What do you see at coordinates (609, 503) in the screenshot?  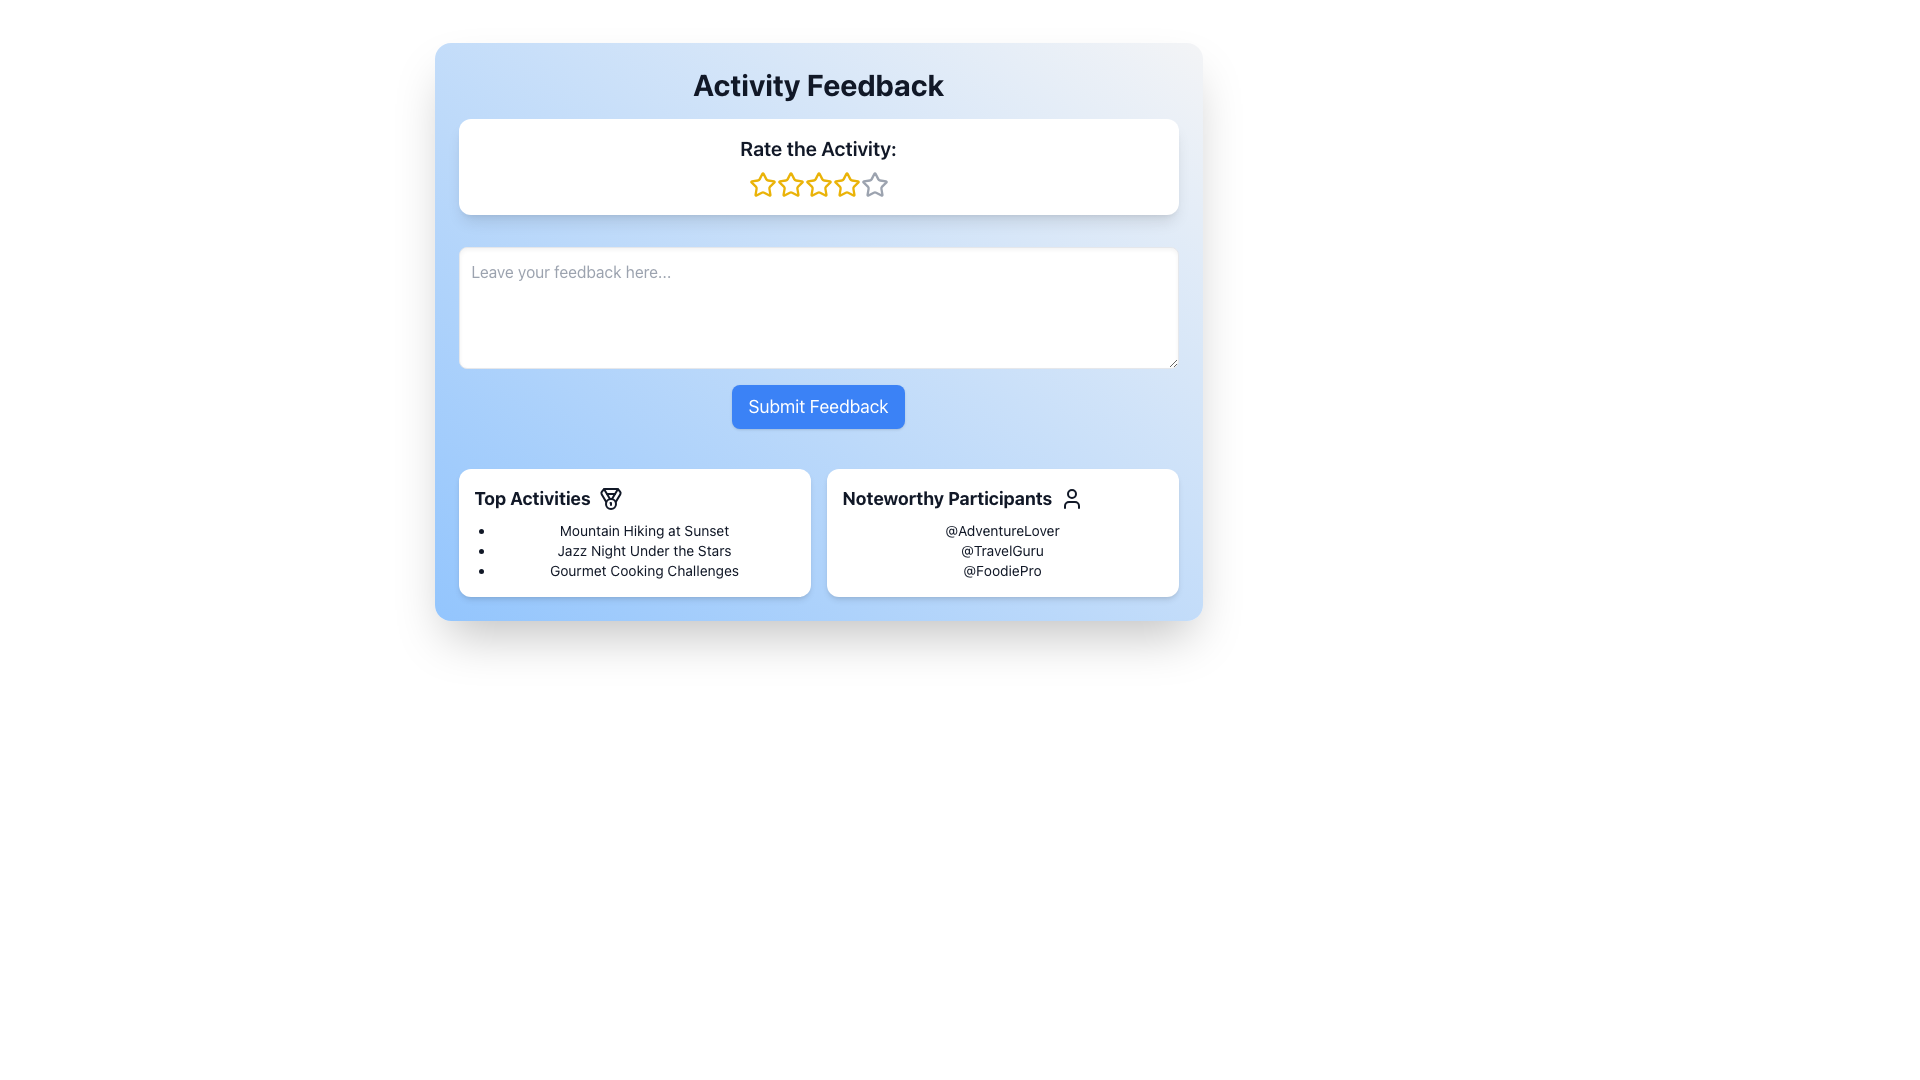 I see `the circular SVG element located next to the 'Top Activities' section, which is part of a medal-like icon` at bounding box center [609, 503].